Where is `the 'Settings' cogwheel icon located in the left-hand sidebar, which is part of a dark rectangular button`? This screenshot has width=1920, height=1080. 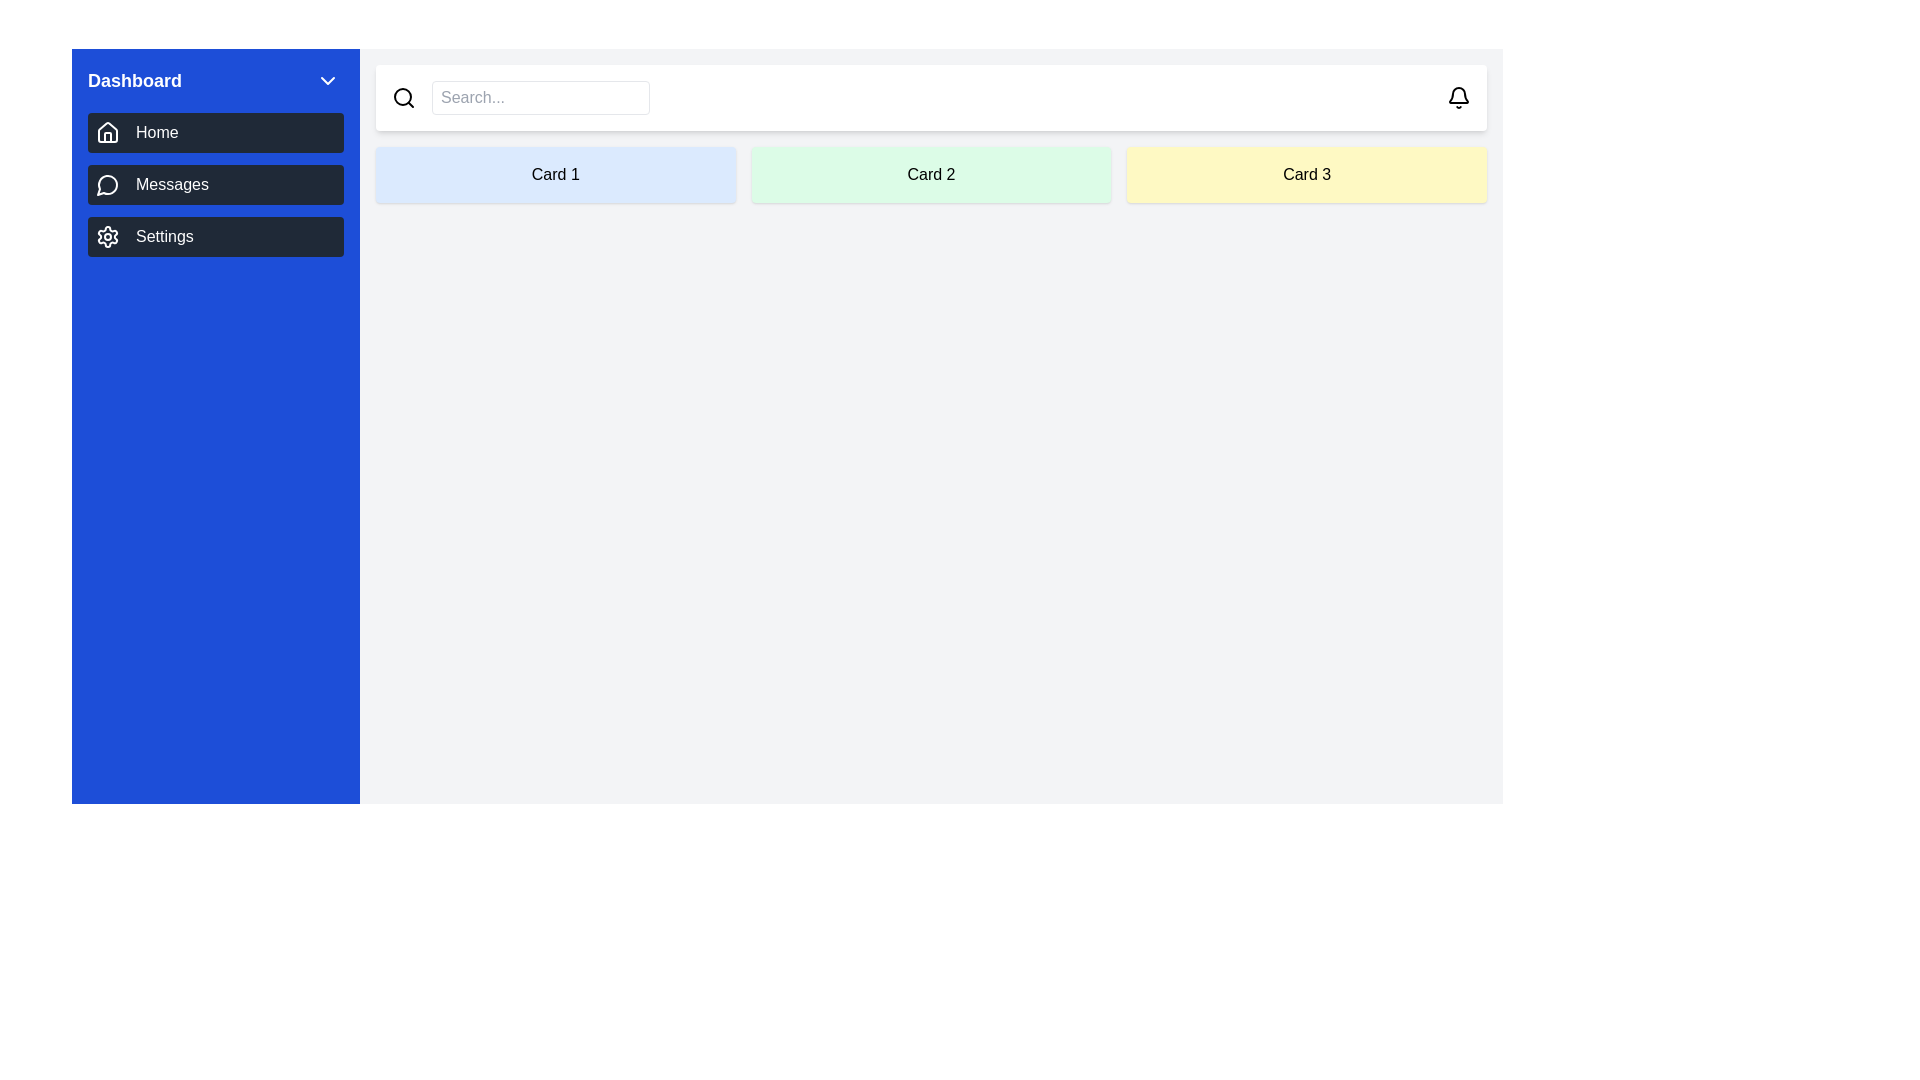 the 'Settings' cogwheel icon located in the left-hand sidebar, which is part of a dark rectangular button is located at coordinates (107, 235).